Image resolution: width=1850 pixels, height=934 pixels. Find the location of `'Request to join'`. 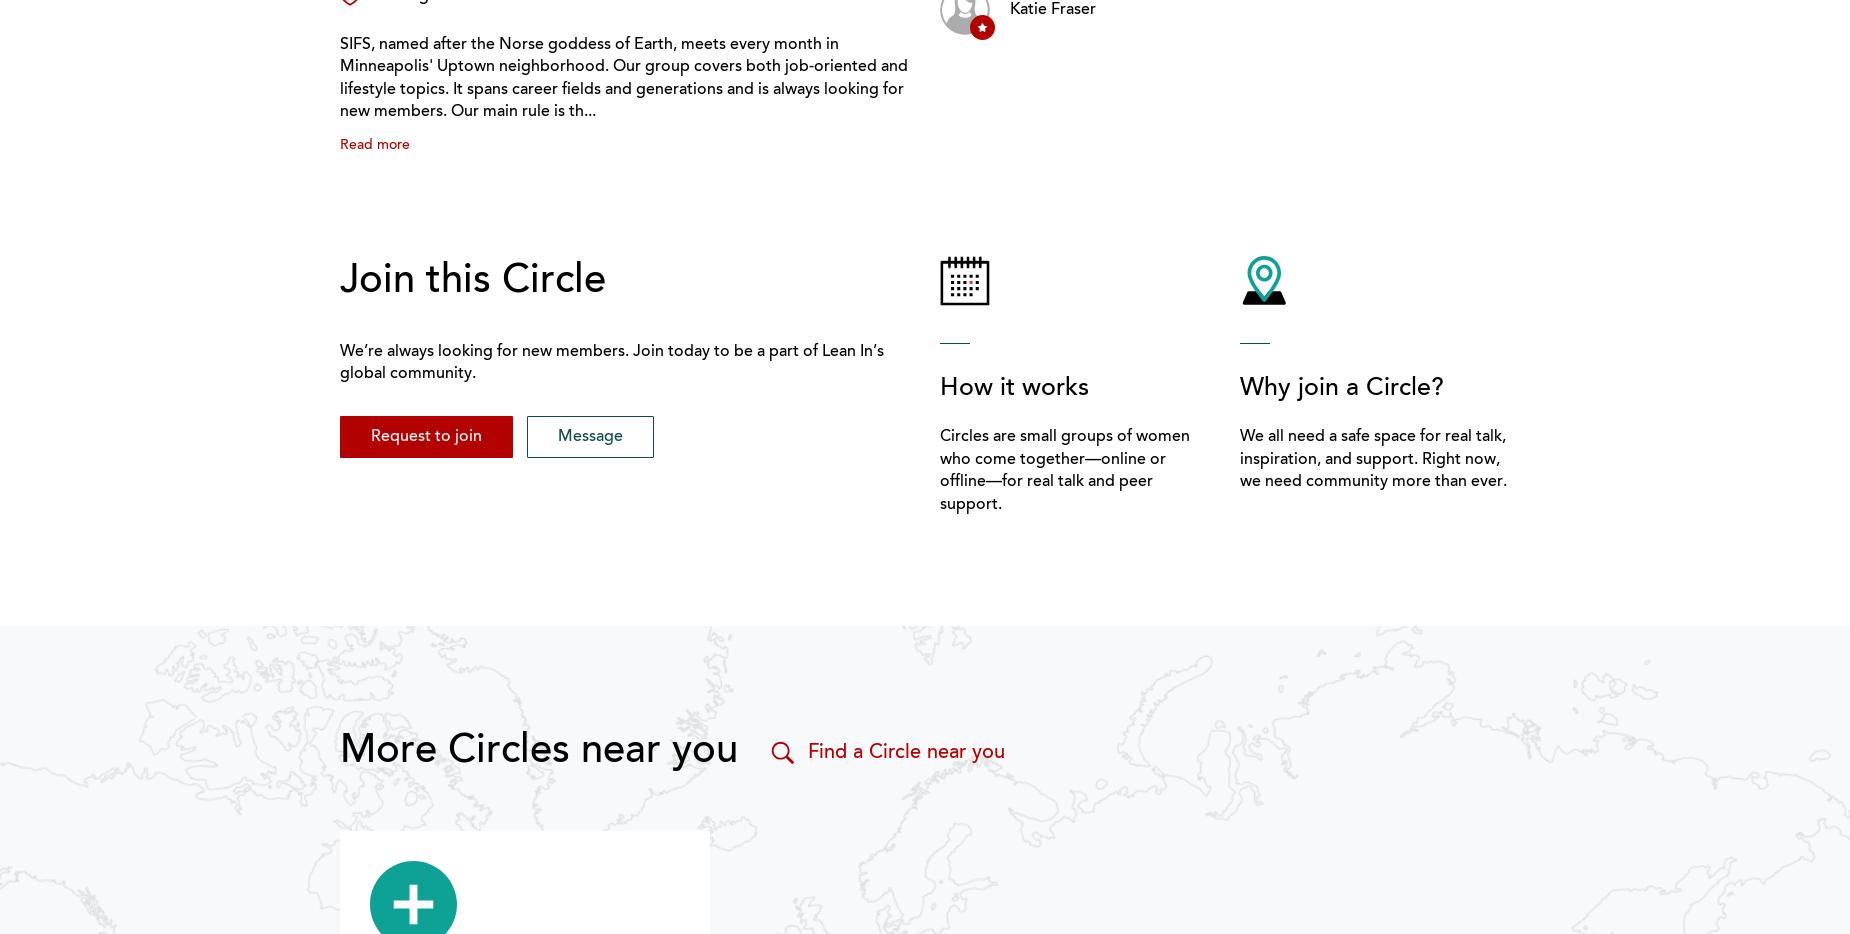

'Request to join' is located at coordinates (425, 435).